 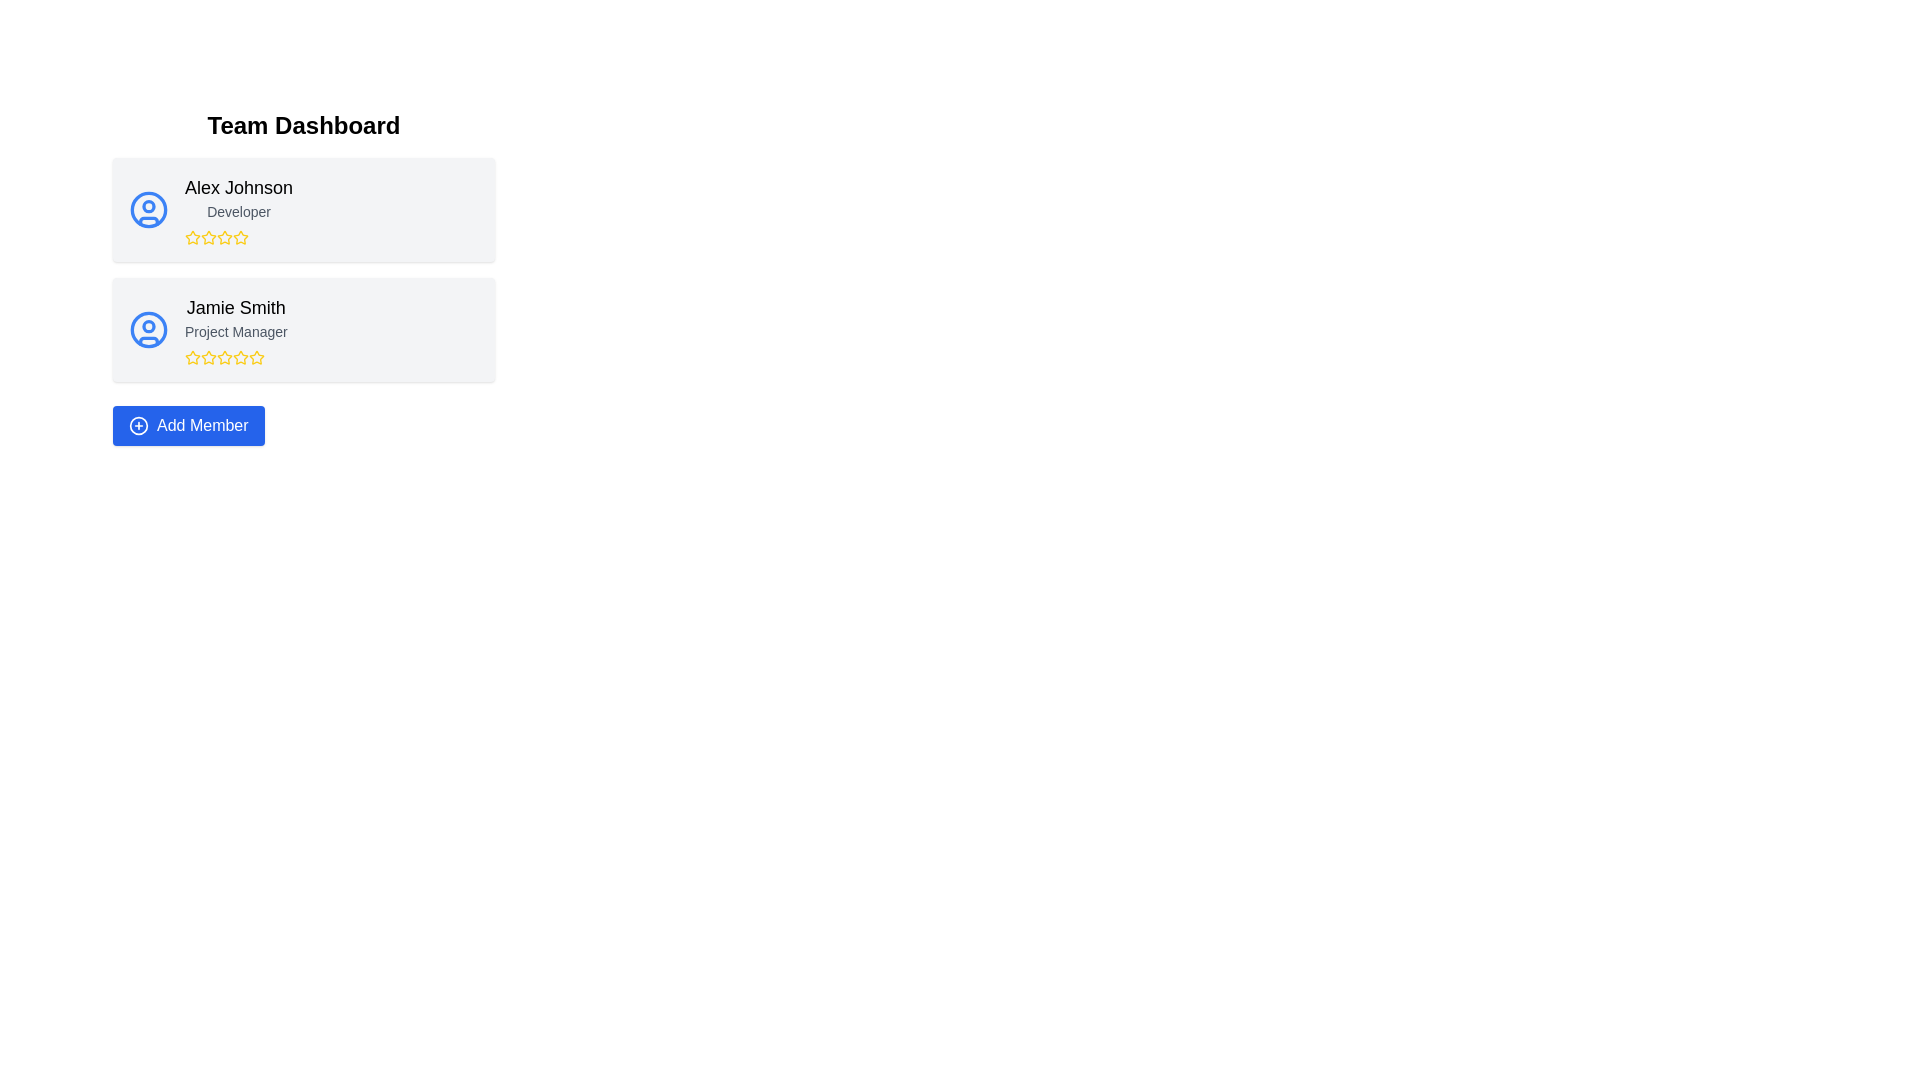 I want to click on the Profile Card of 'Jamie Smith', so click(x=302, y=329).